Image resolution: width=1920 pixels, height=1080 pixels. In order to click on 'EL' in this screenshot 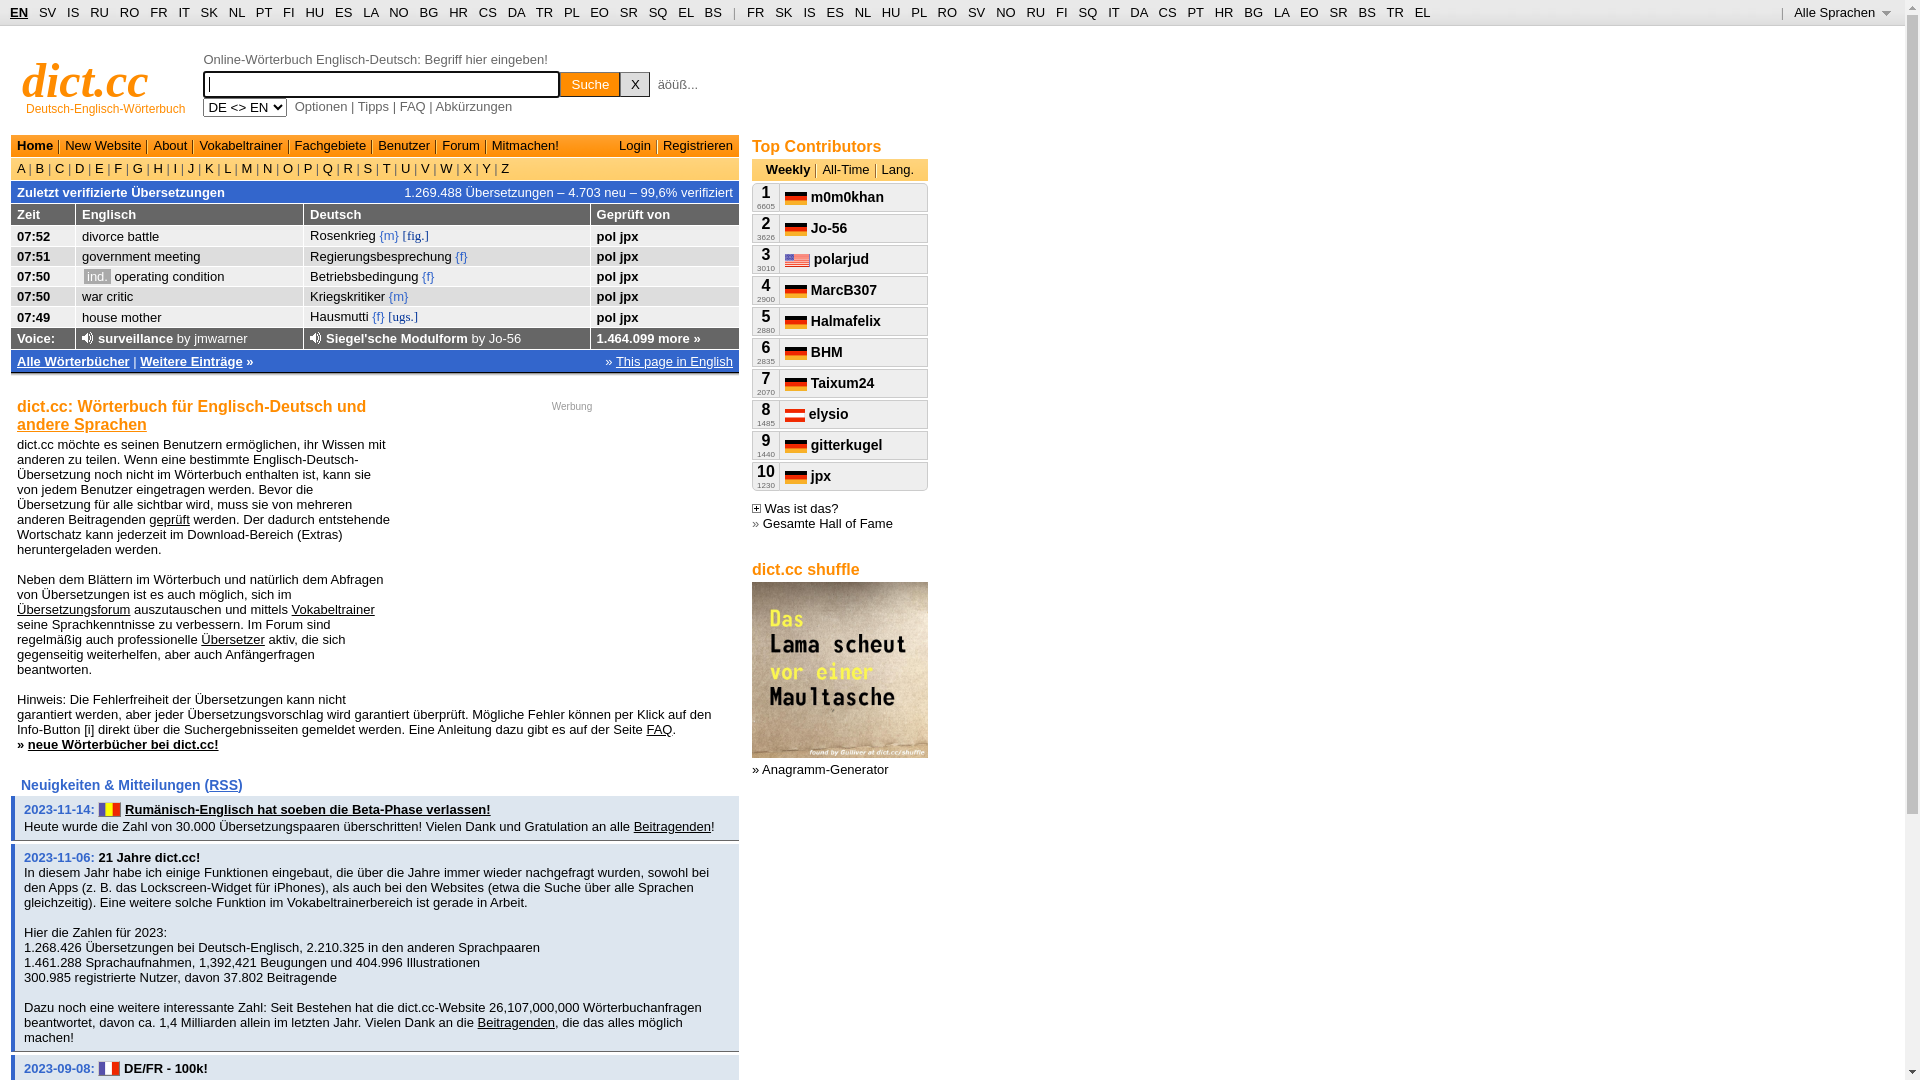, I will do `click(685, 12)`.